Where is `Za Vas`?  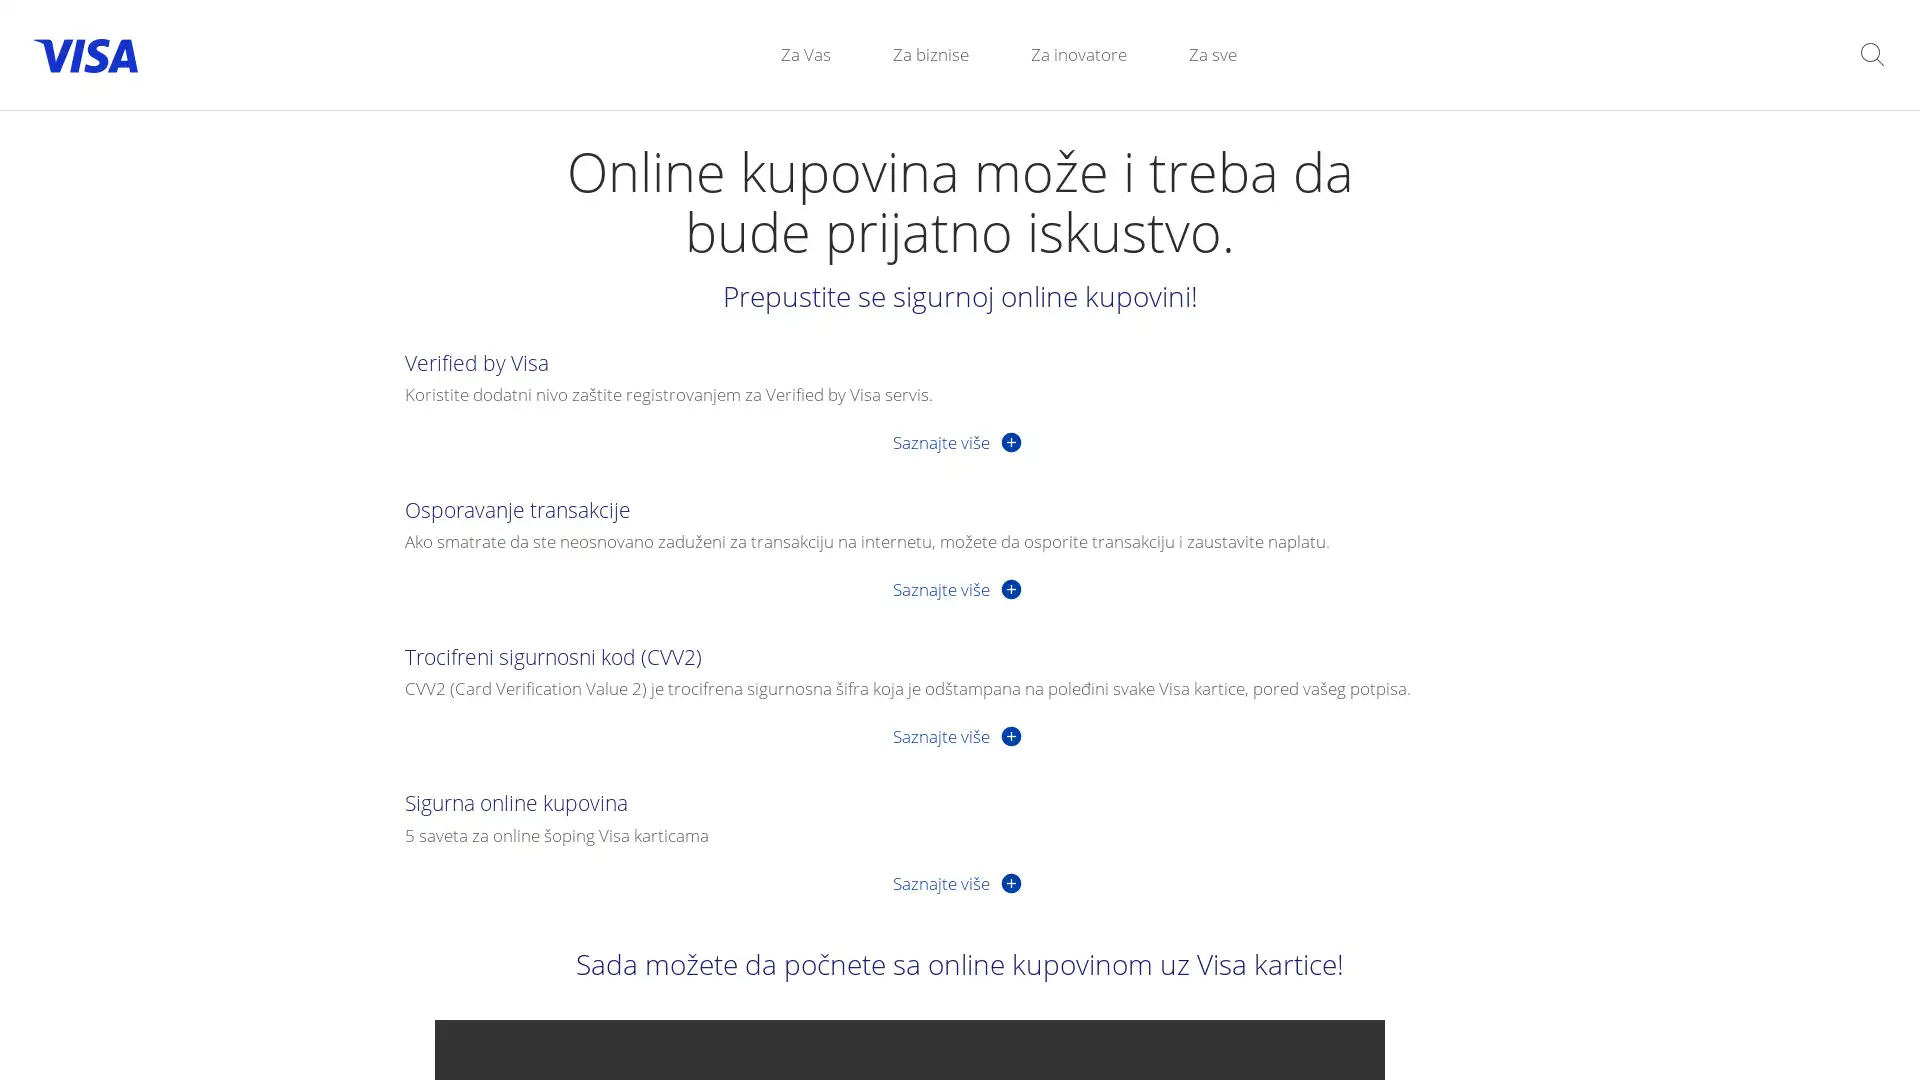
Za Vas is located at coordinates (806, 53).